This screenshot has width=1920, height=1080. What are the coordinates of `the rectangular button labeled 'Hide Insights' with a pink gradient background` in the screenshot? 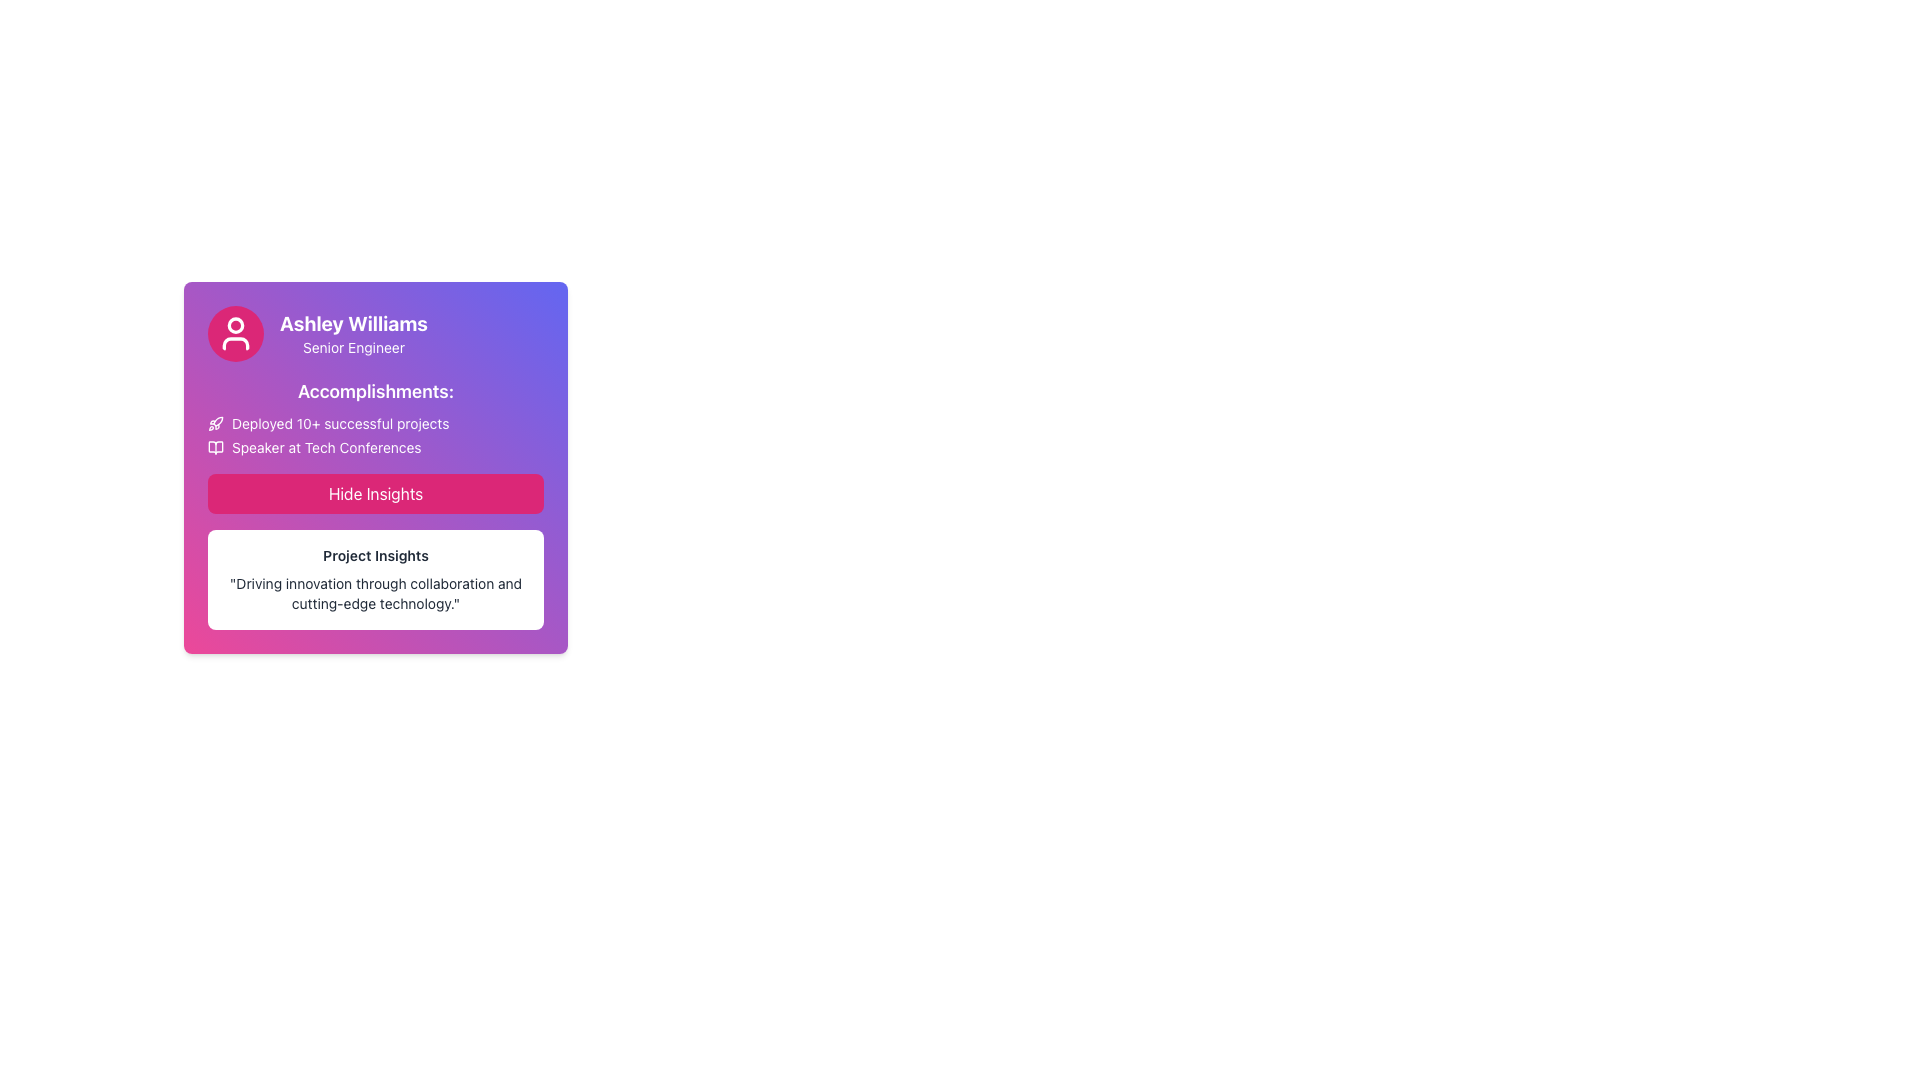 It's located at (375, 493).